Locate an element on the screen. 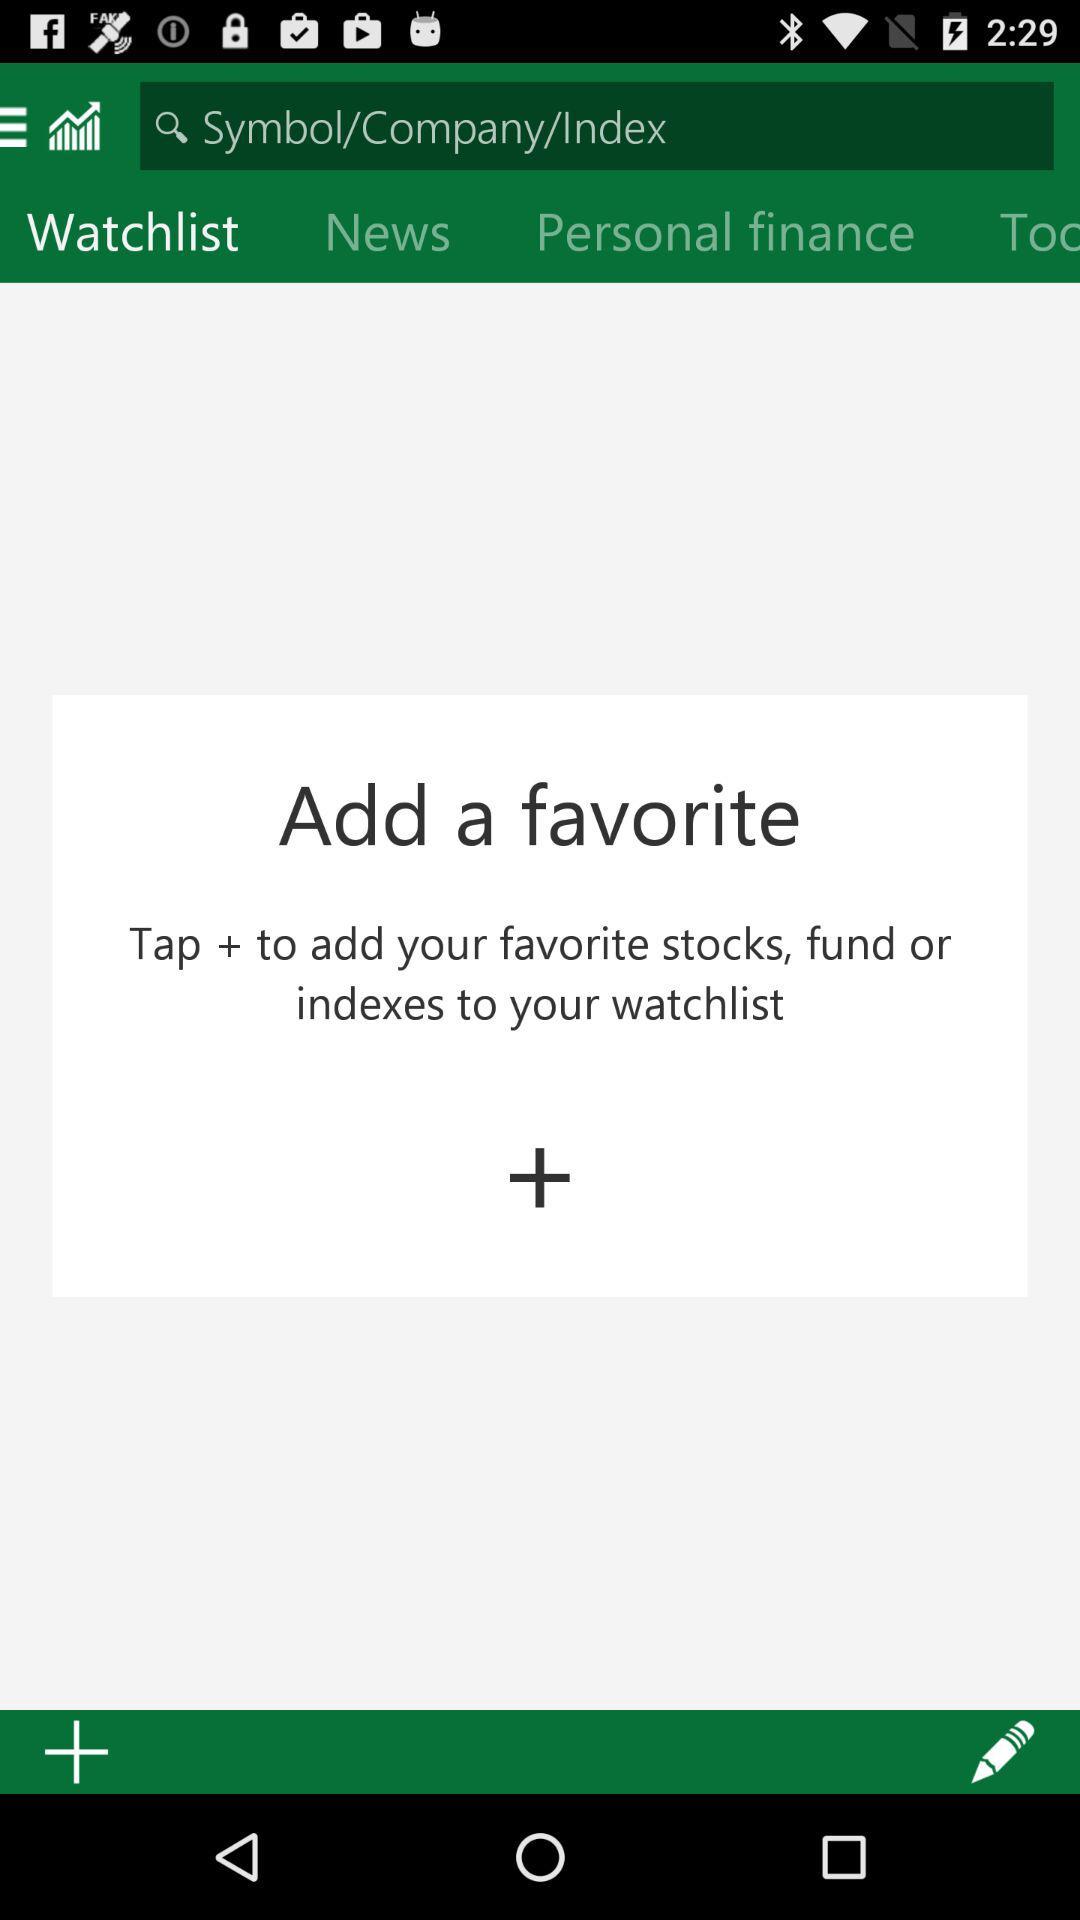  the item above watchlist icon is located at coordinates (596, 124).